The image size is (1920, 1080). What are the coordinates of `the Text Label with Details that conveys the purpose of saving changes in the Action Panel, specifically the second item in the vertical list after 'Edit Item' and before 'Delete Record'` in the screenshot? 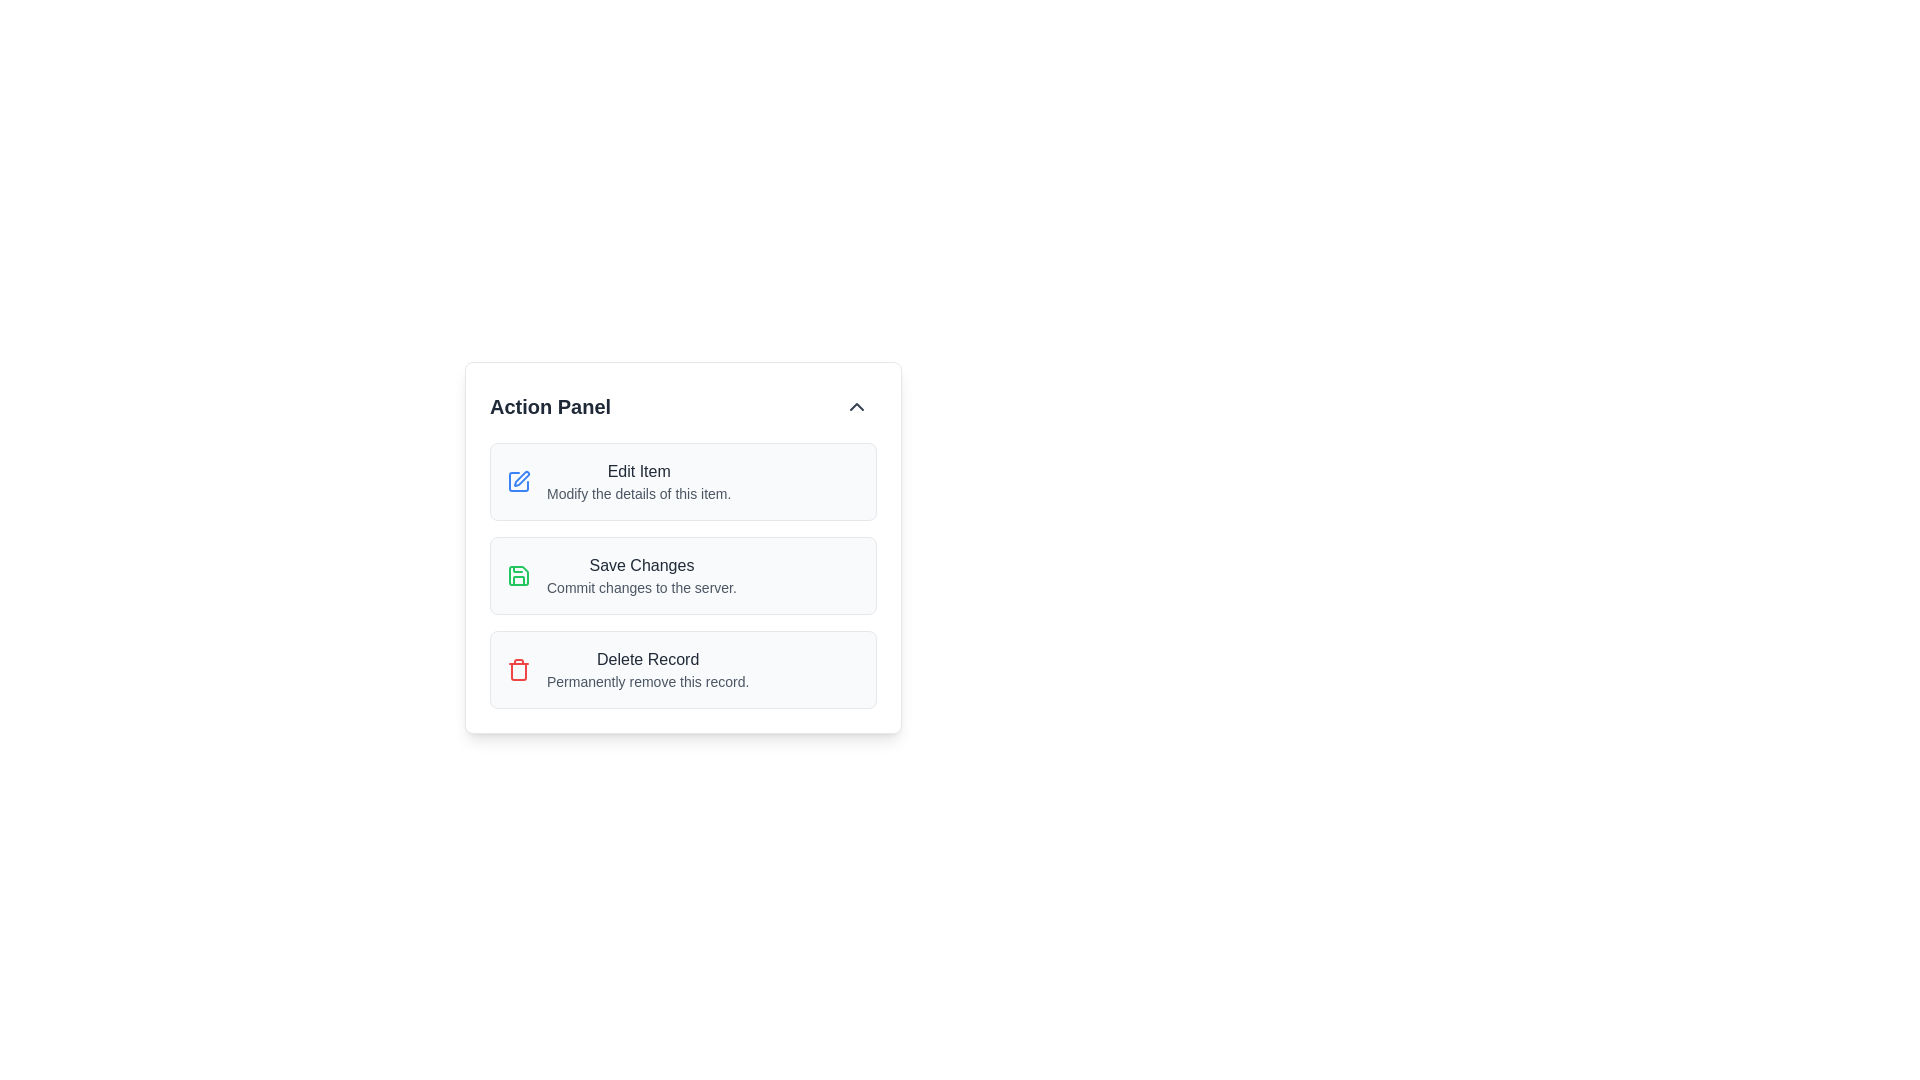 It's located at (641, 575).